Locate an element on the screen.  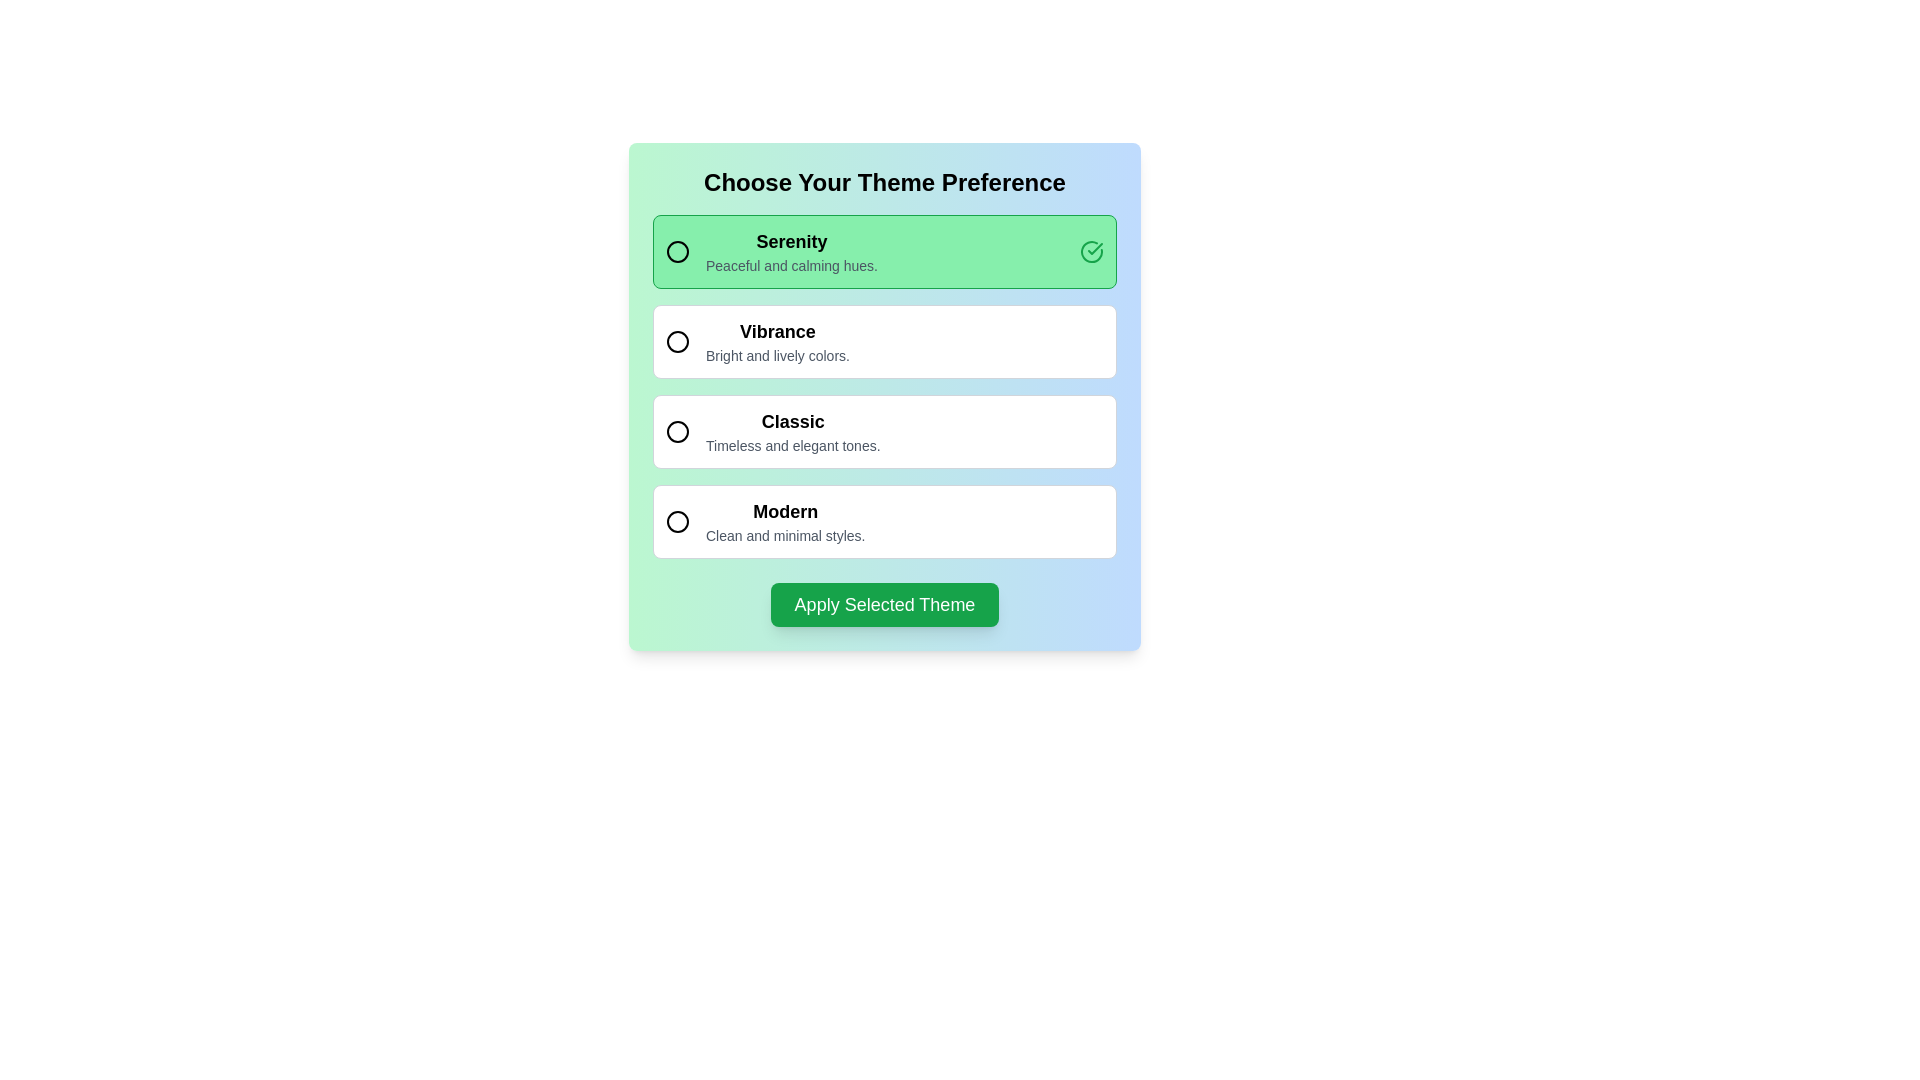
the selectable card for the 'Modern' theme, which features a radio button and is the last item in the theme selection list is located at coordinates (883, 520).